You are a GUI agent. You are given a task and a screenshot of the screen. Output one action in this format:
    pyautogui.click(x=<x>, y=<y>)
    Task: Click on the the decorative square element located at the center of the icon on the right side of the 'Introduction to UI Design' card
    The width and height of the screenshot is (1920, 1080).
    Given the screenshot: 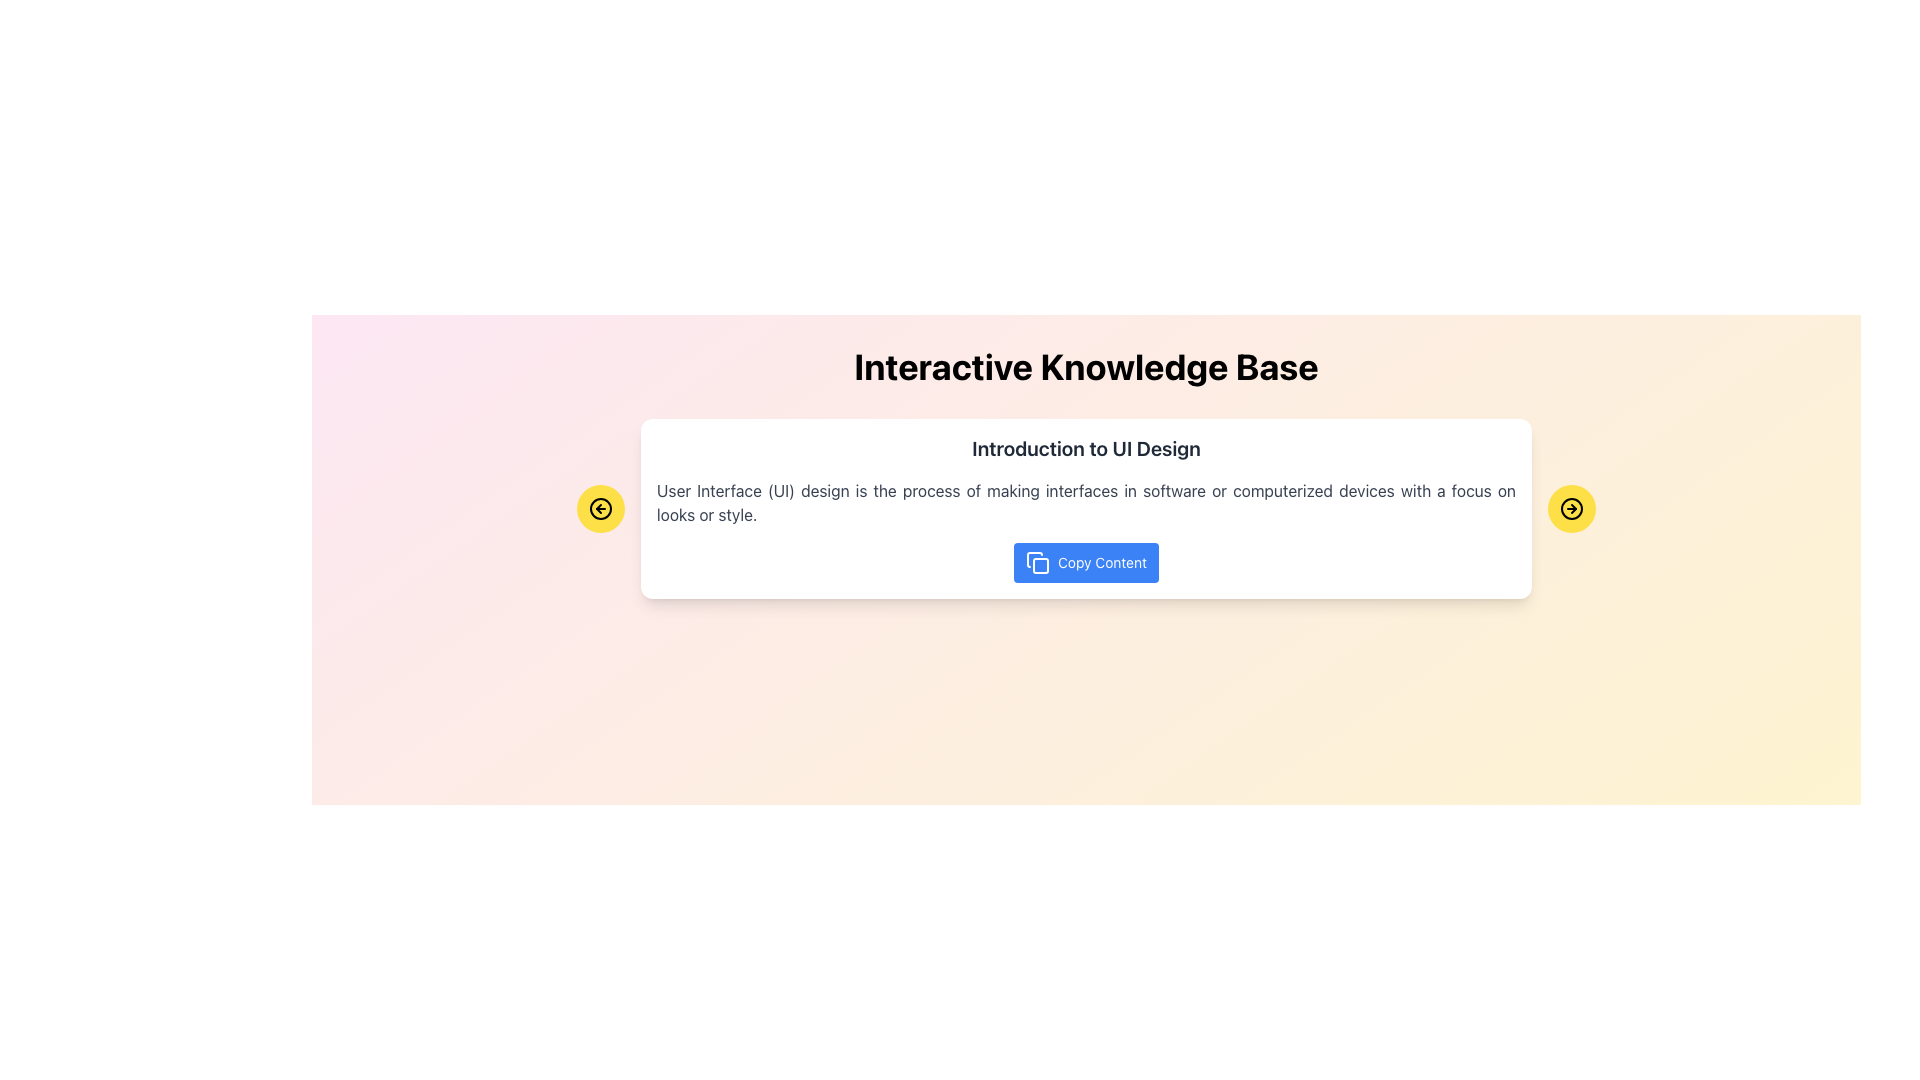 What is the action you would take?
    pyautogui.click(x=1040, y=566)
    